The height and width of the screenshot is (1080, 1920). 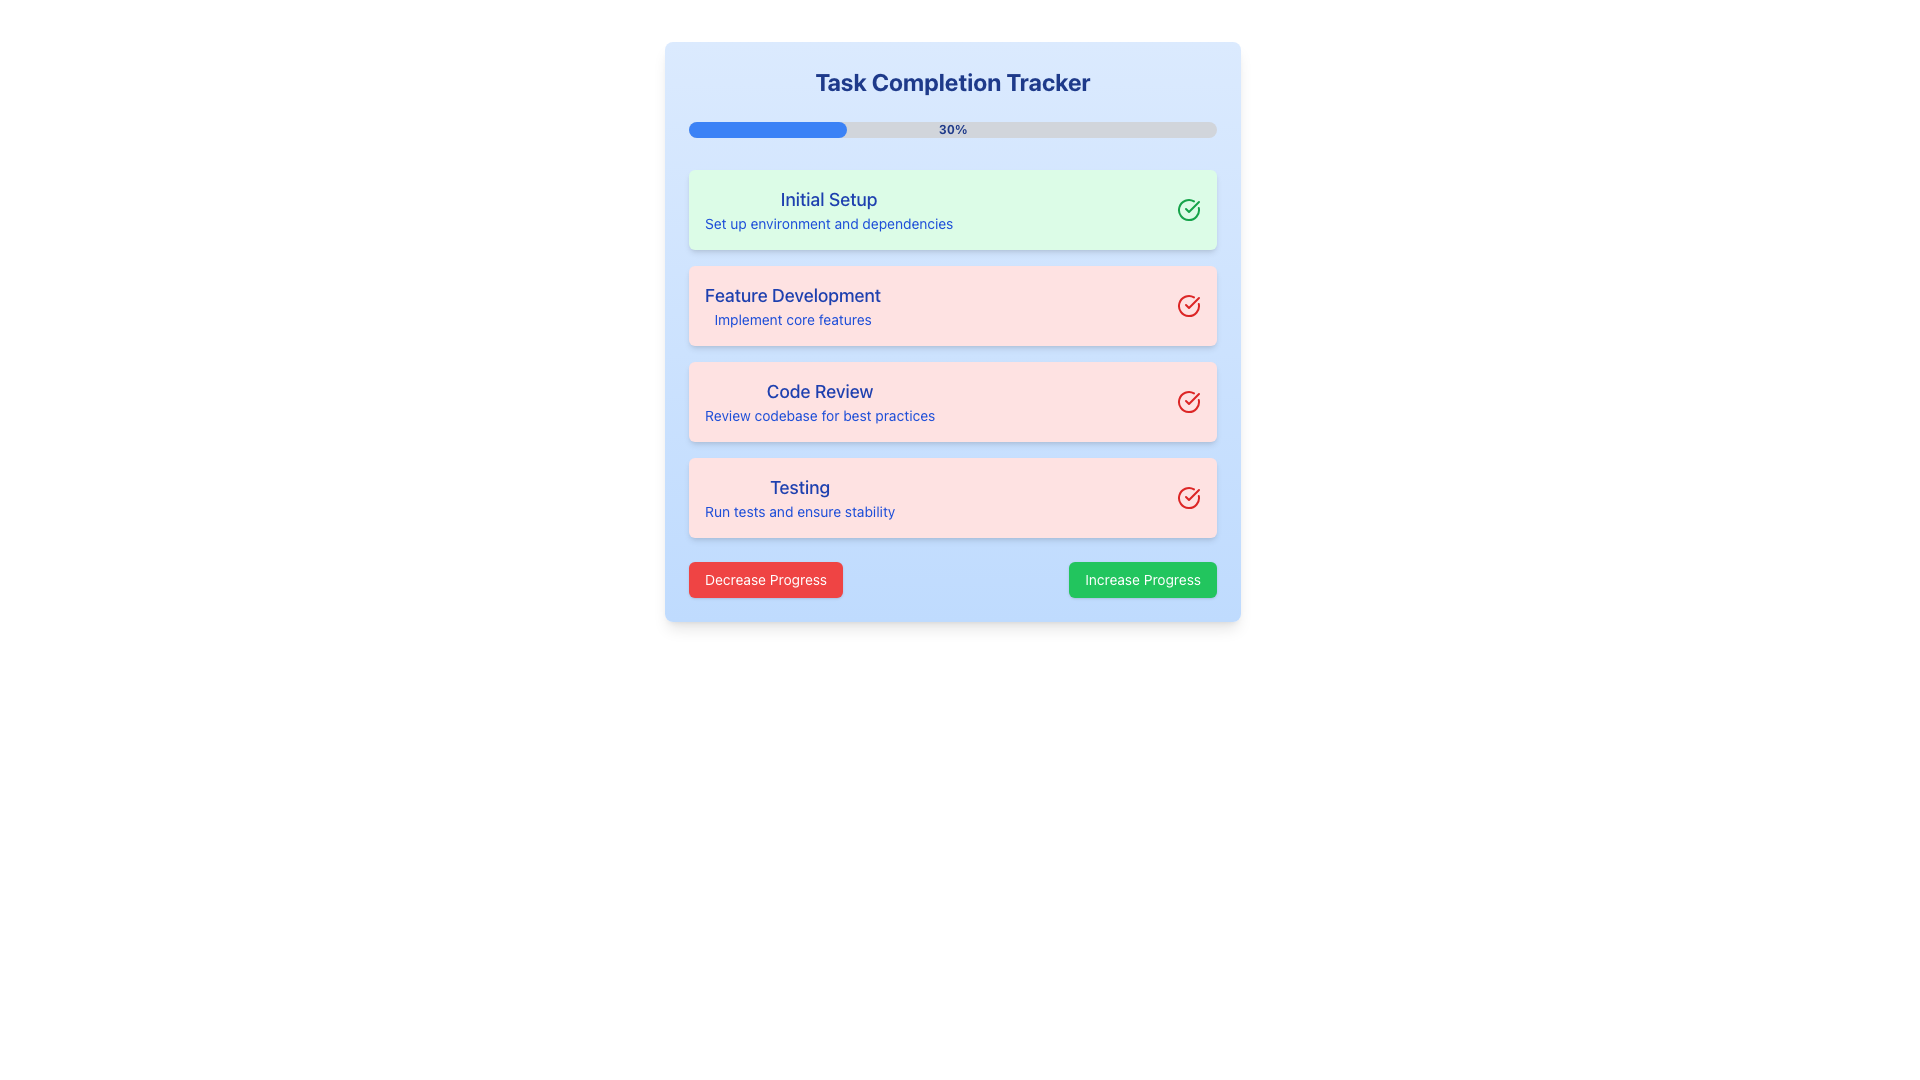 I want to click on the Card Element with a pinkish background that contains the title 'Code Review' and a red circular checkmark icon, which is the third card in a vertical stack, so click(x=952, y=401).